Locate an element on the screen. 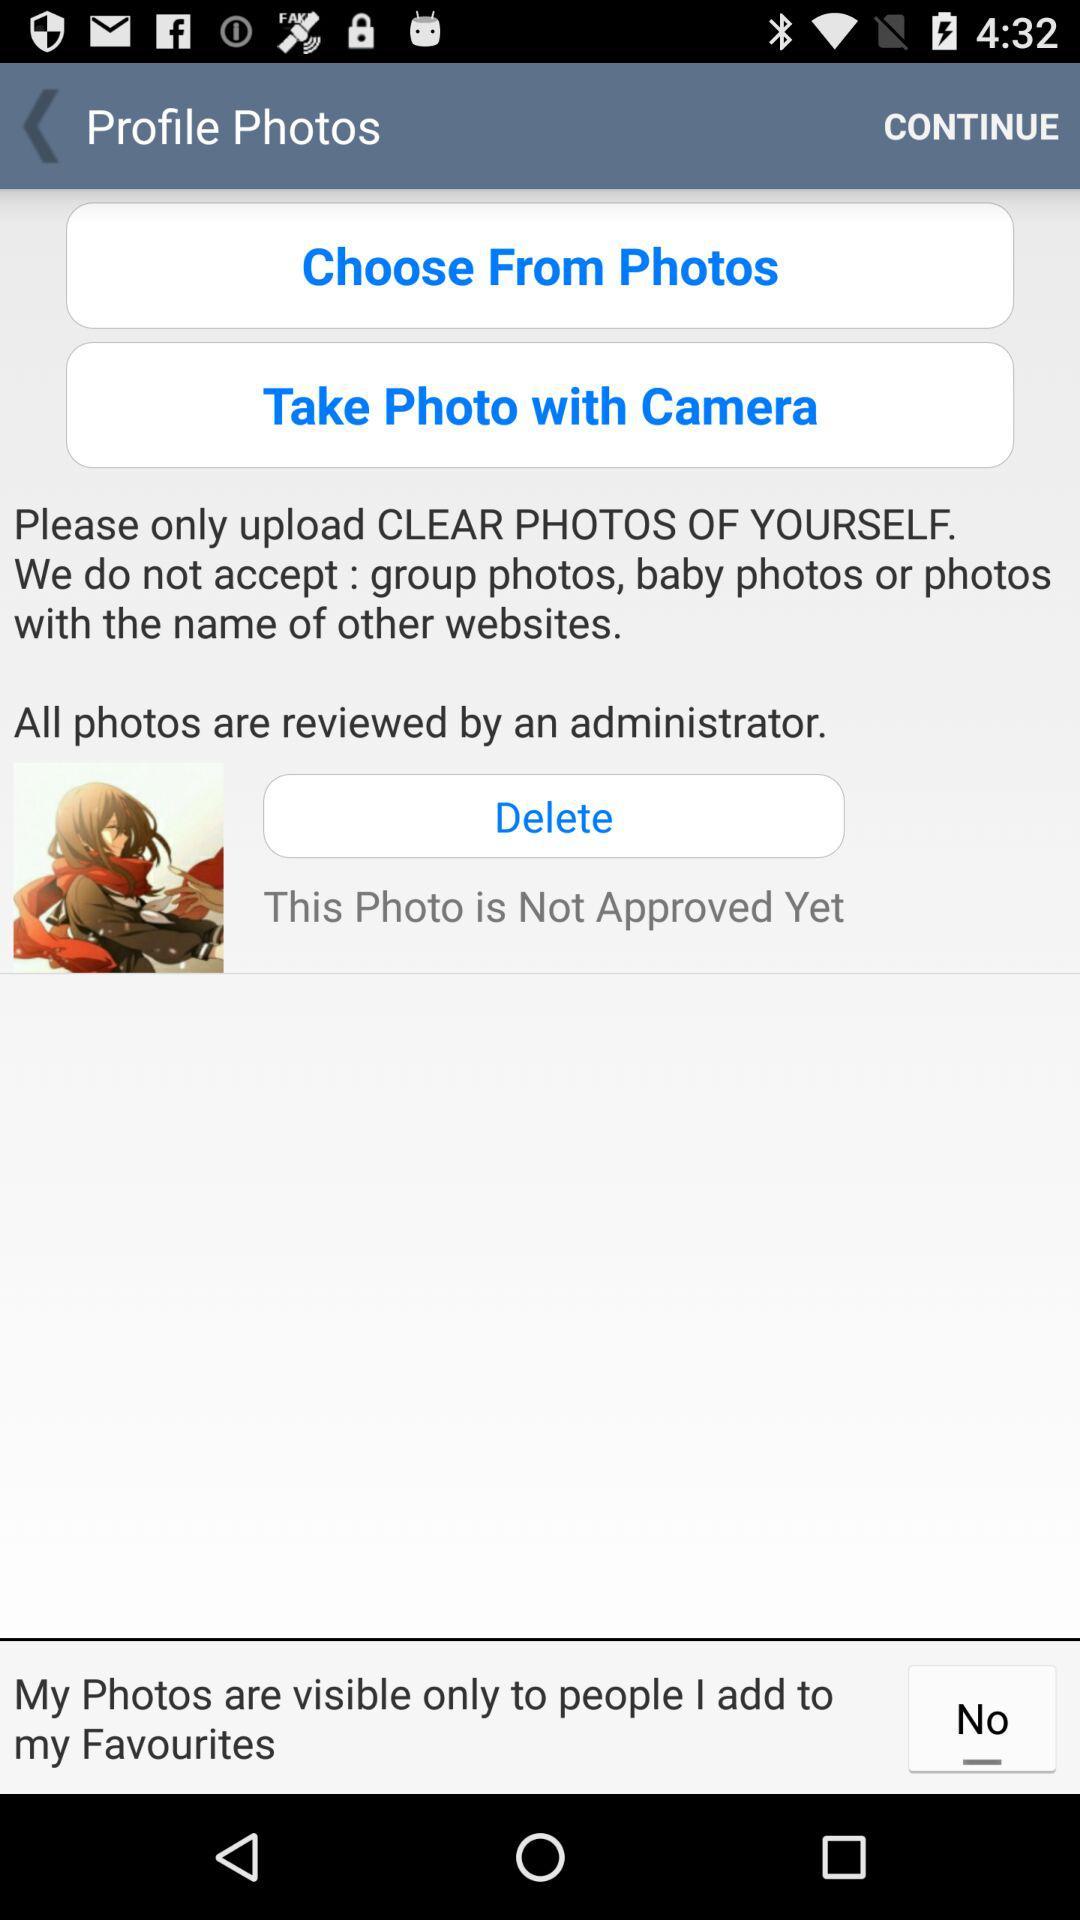 Image resolution: width=1080 pixels, height=1920 pixels. button next to the delete item is located at coordinates (118, 867).